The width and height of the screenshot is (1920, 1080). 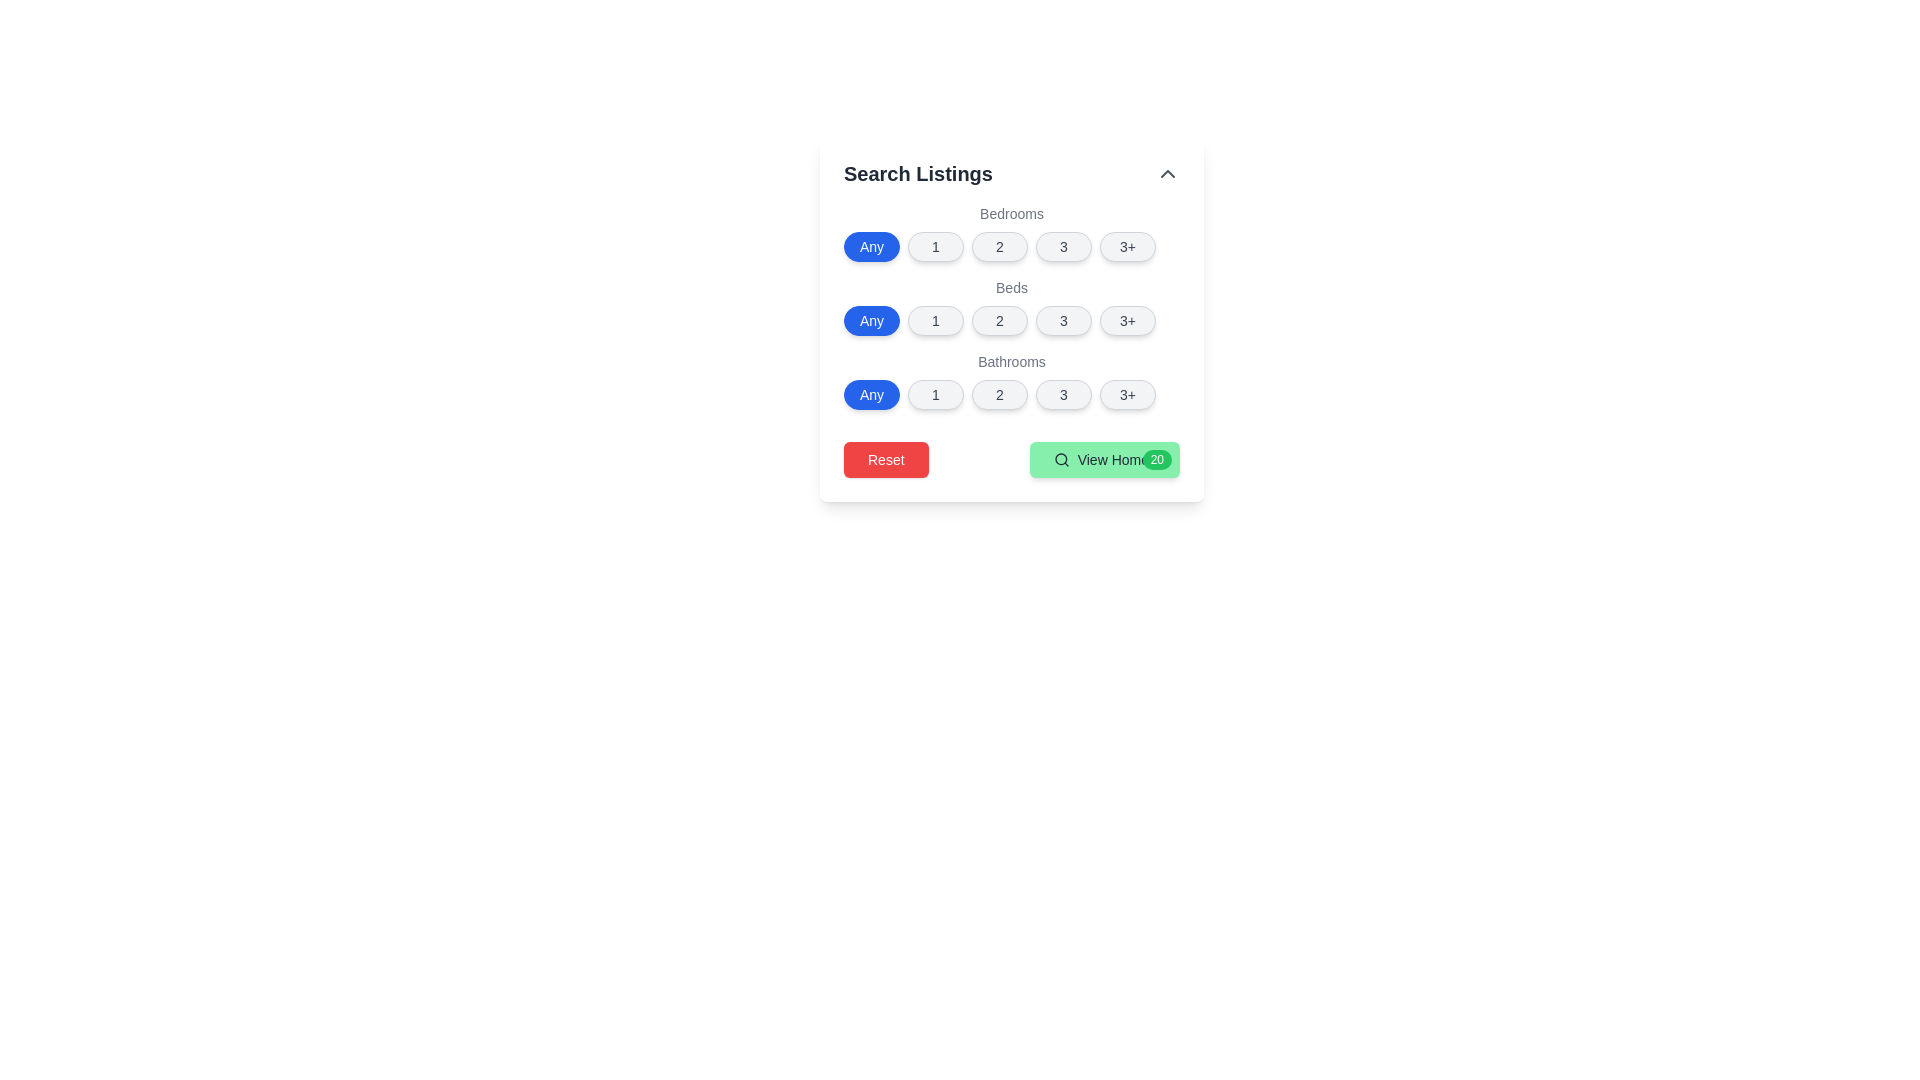 What do you see at coordinates (1012, 307) in the screenshot?
I see `the interactive button group for specifying the number of beds, located between the 'Bedrooms' and 'Bathrooms' selectors` at bounding box center [1012, 307].